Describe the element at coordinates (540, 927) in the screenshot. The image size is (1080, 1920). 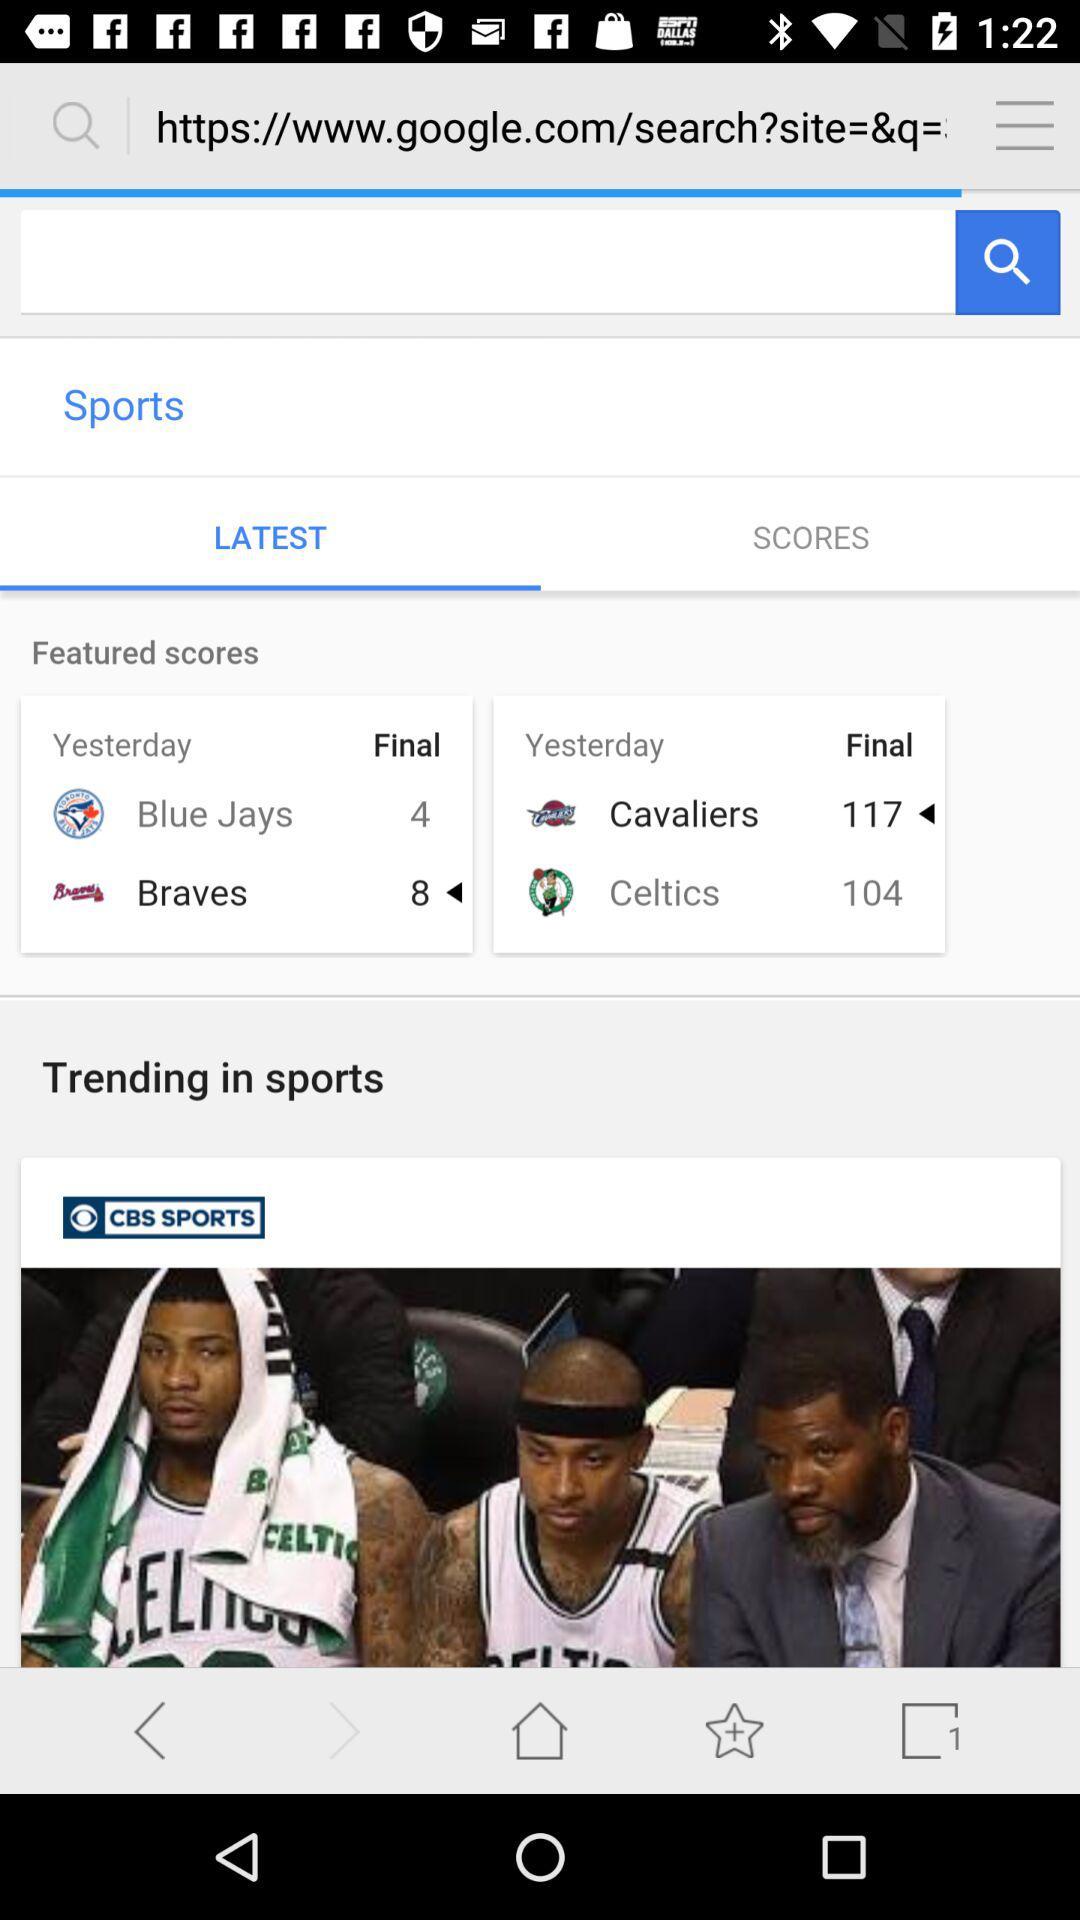
I see `advertisement page` at that location.